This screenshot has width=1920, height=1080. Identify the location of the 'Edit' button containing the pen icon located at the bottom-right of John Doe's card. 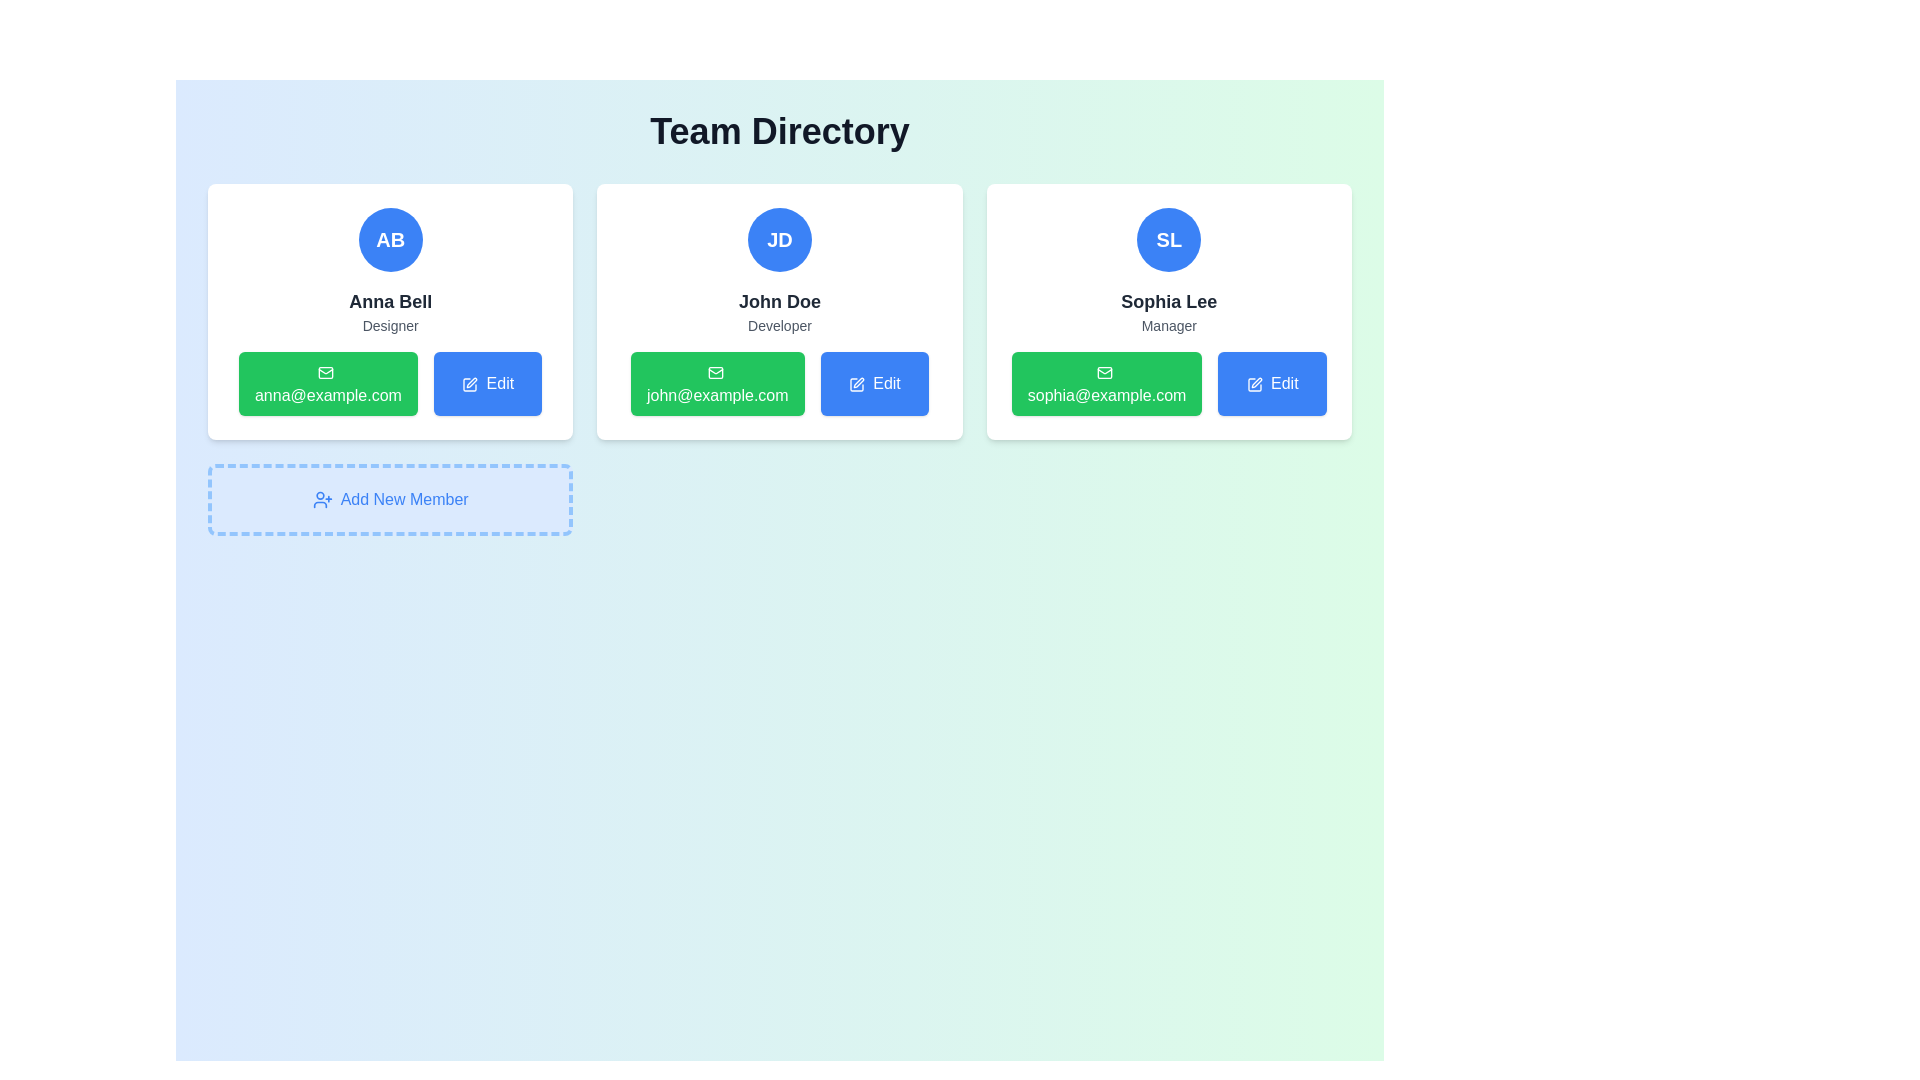
(856, 384).